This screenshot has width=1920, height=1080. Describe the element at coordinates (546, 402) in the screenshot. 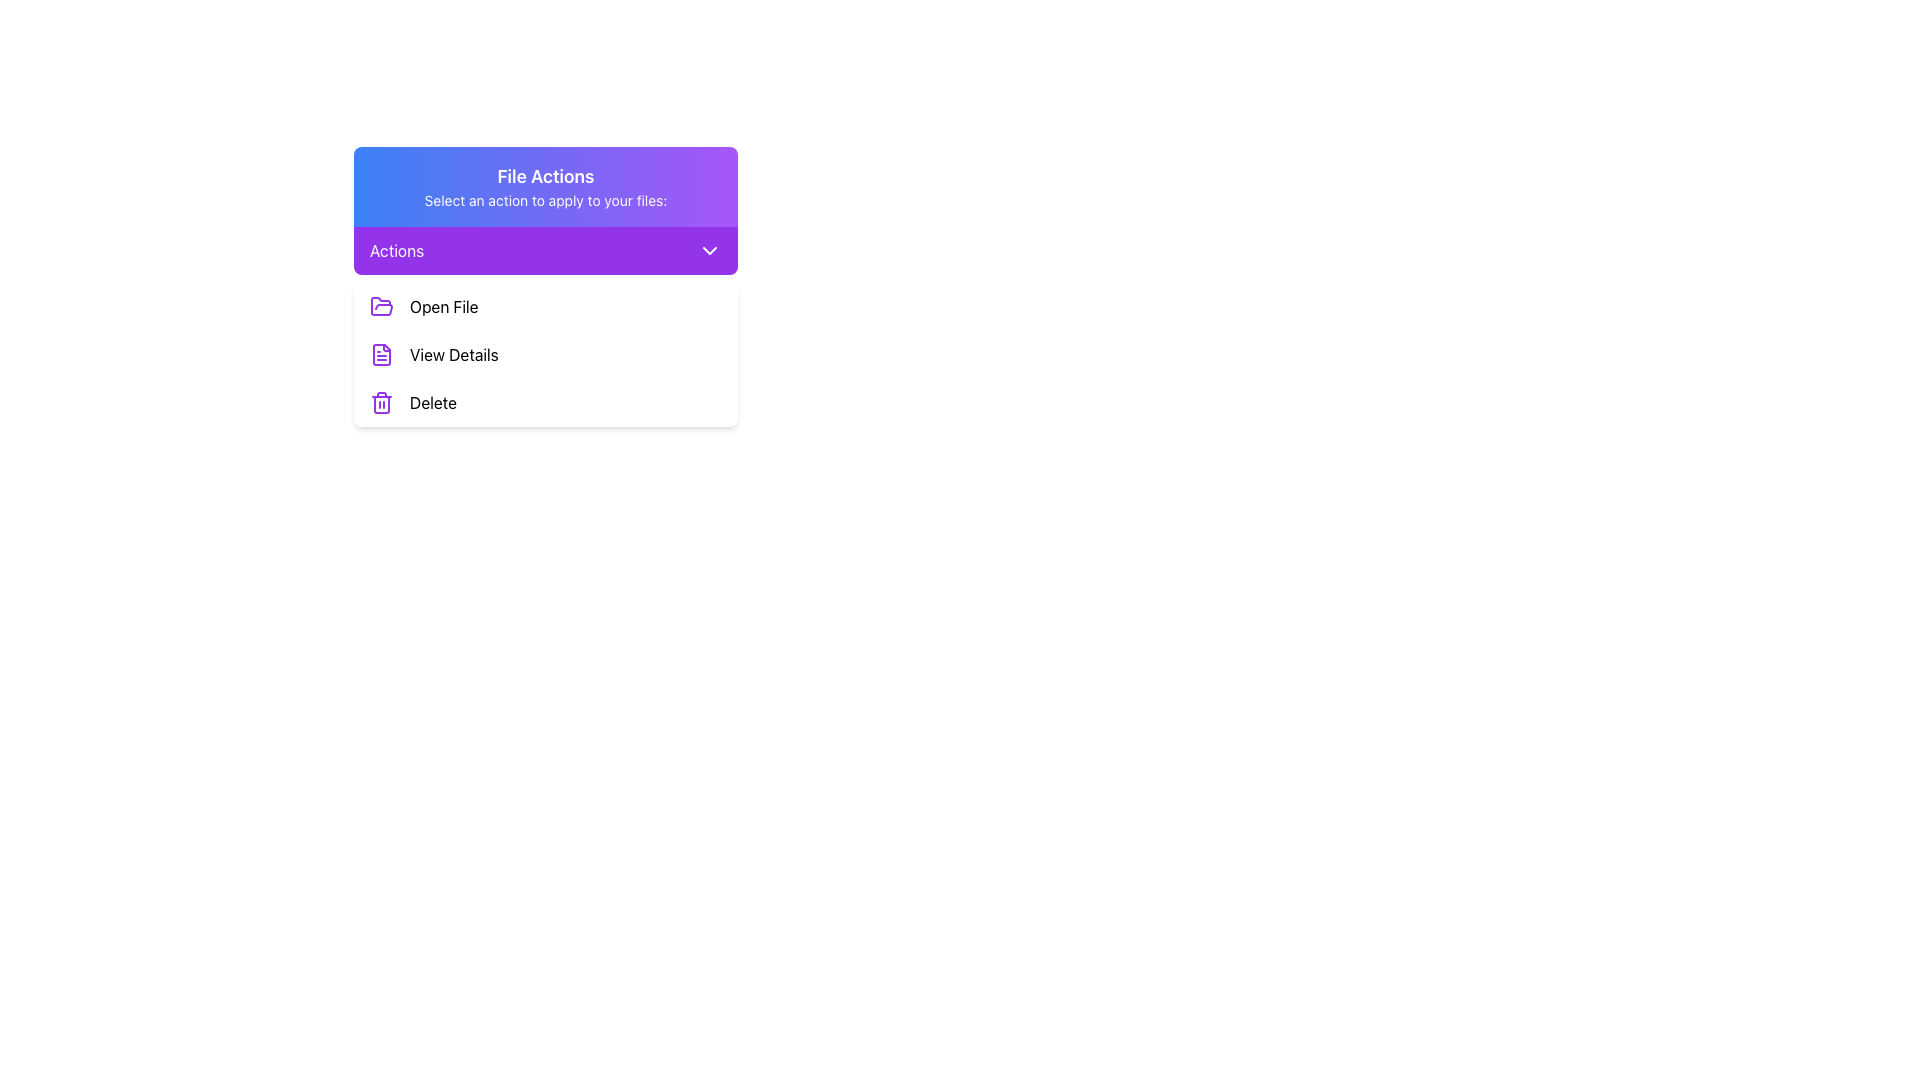

I see `the delete button located at the bottom of the 'File Actions' dropdown panel` at that location.